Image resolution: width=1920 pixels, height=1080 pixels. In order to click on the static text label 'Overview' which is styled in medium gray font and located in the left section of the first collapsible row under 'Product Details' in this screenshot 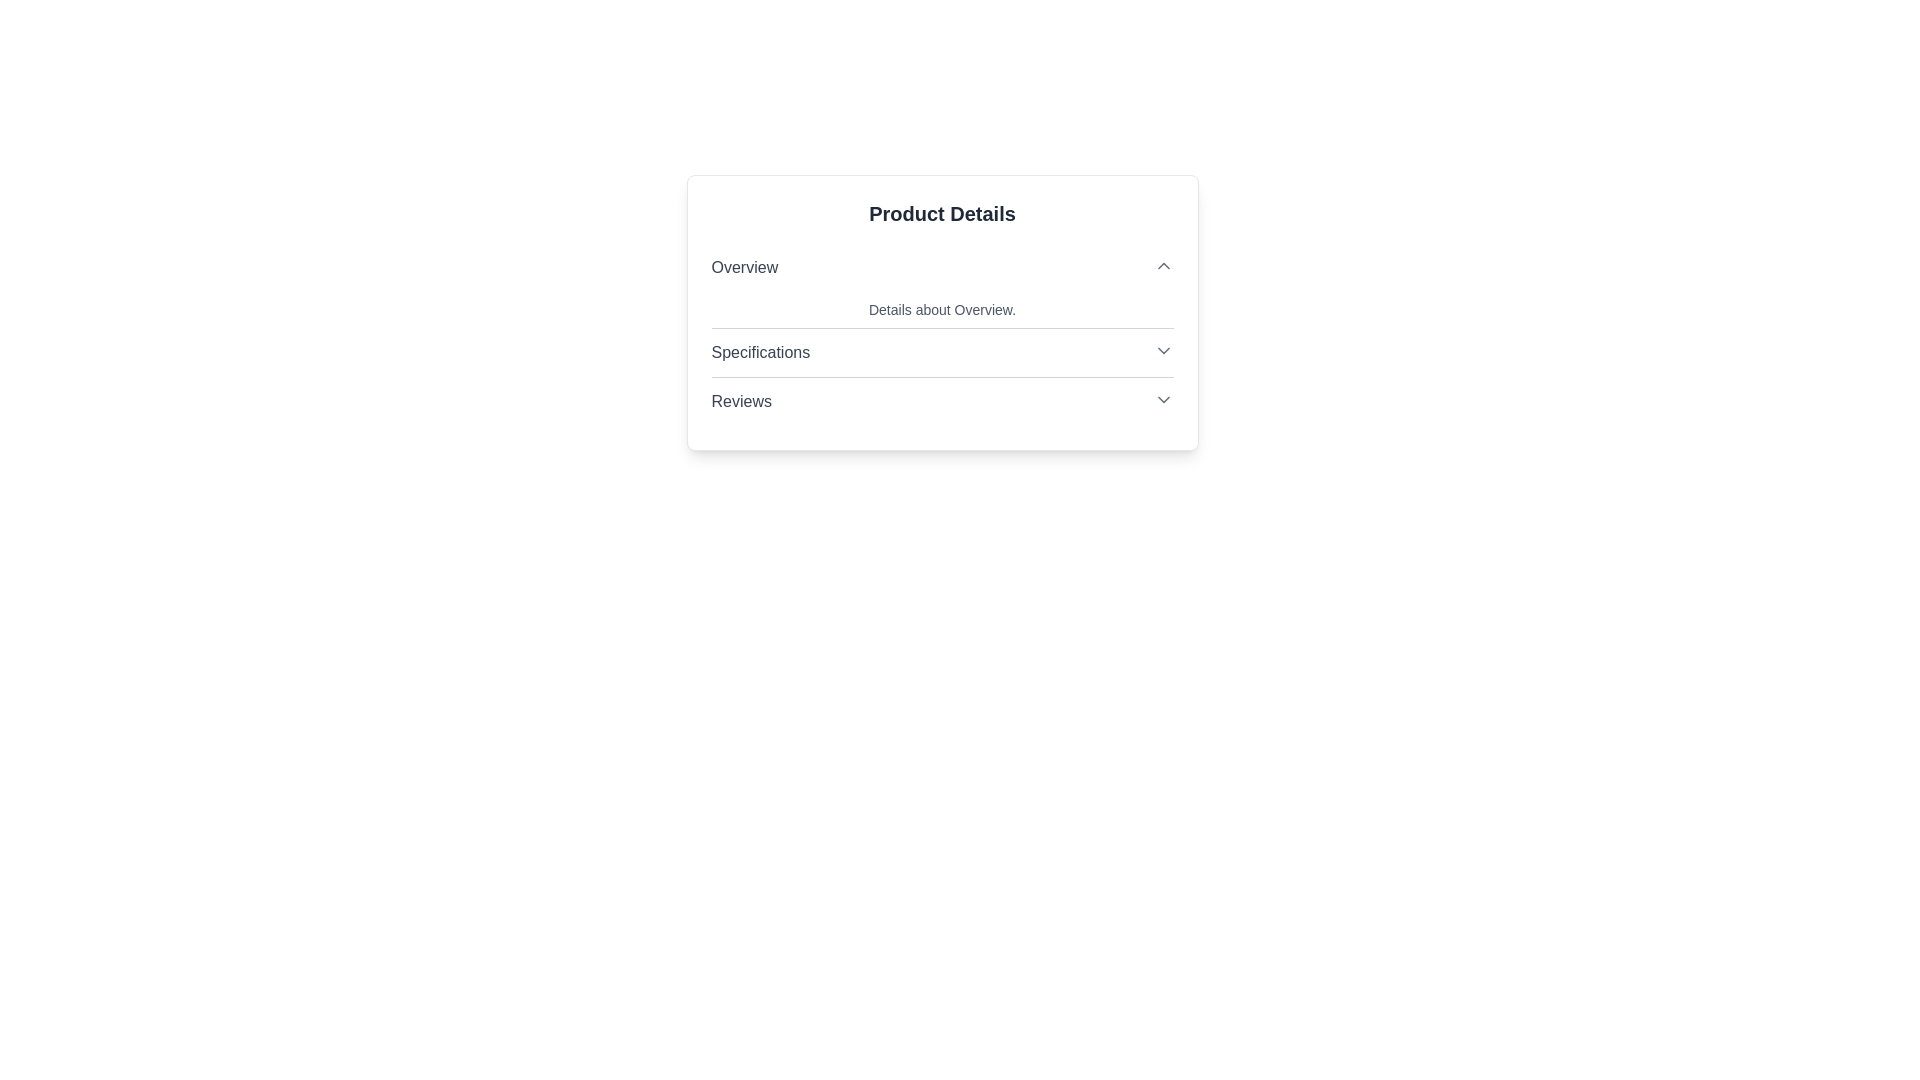, I will do `click(743, 266)`.